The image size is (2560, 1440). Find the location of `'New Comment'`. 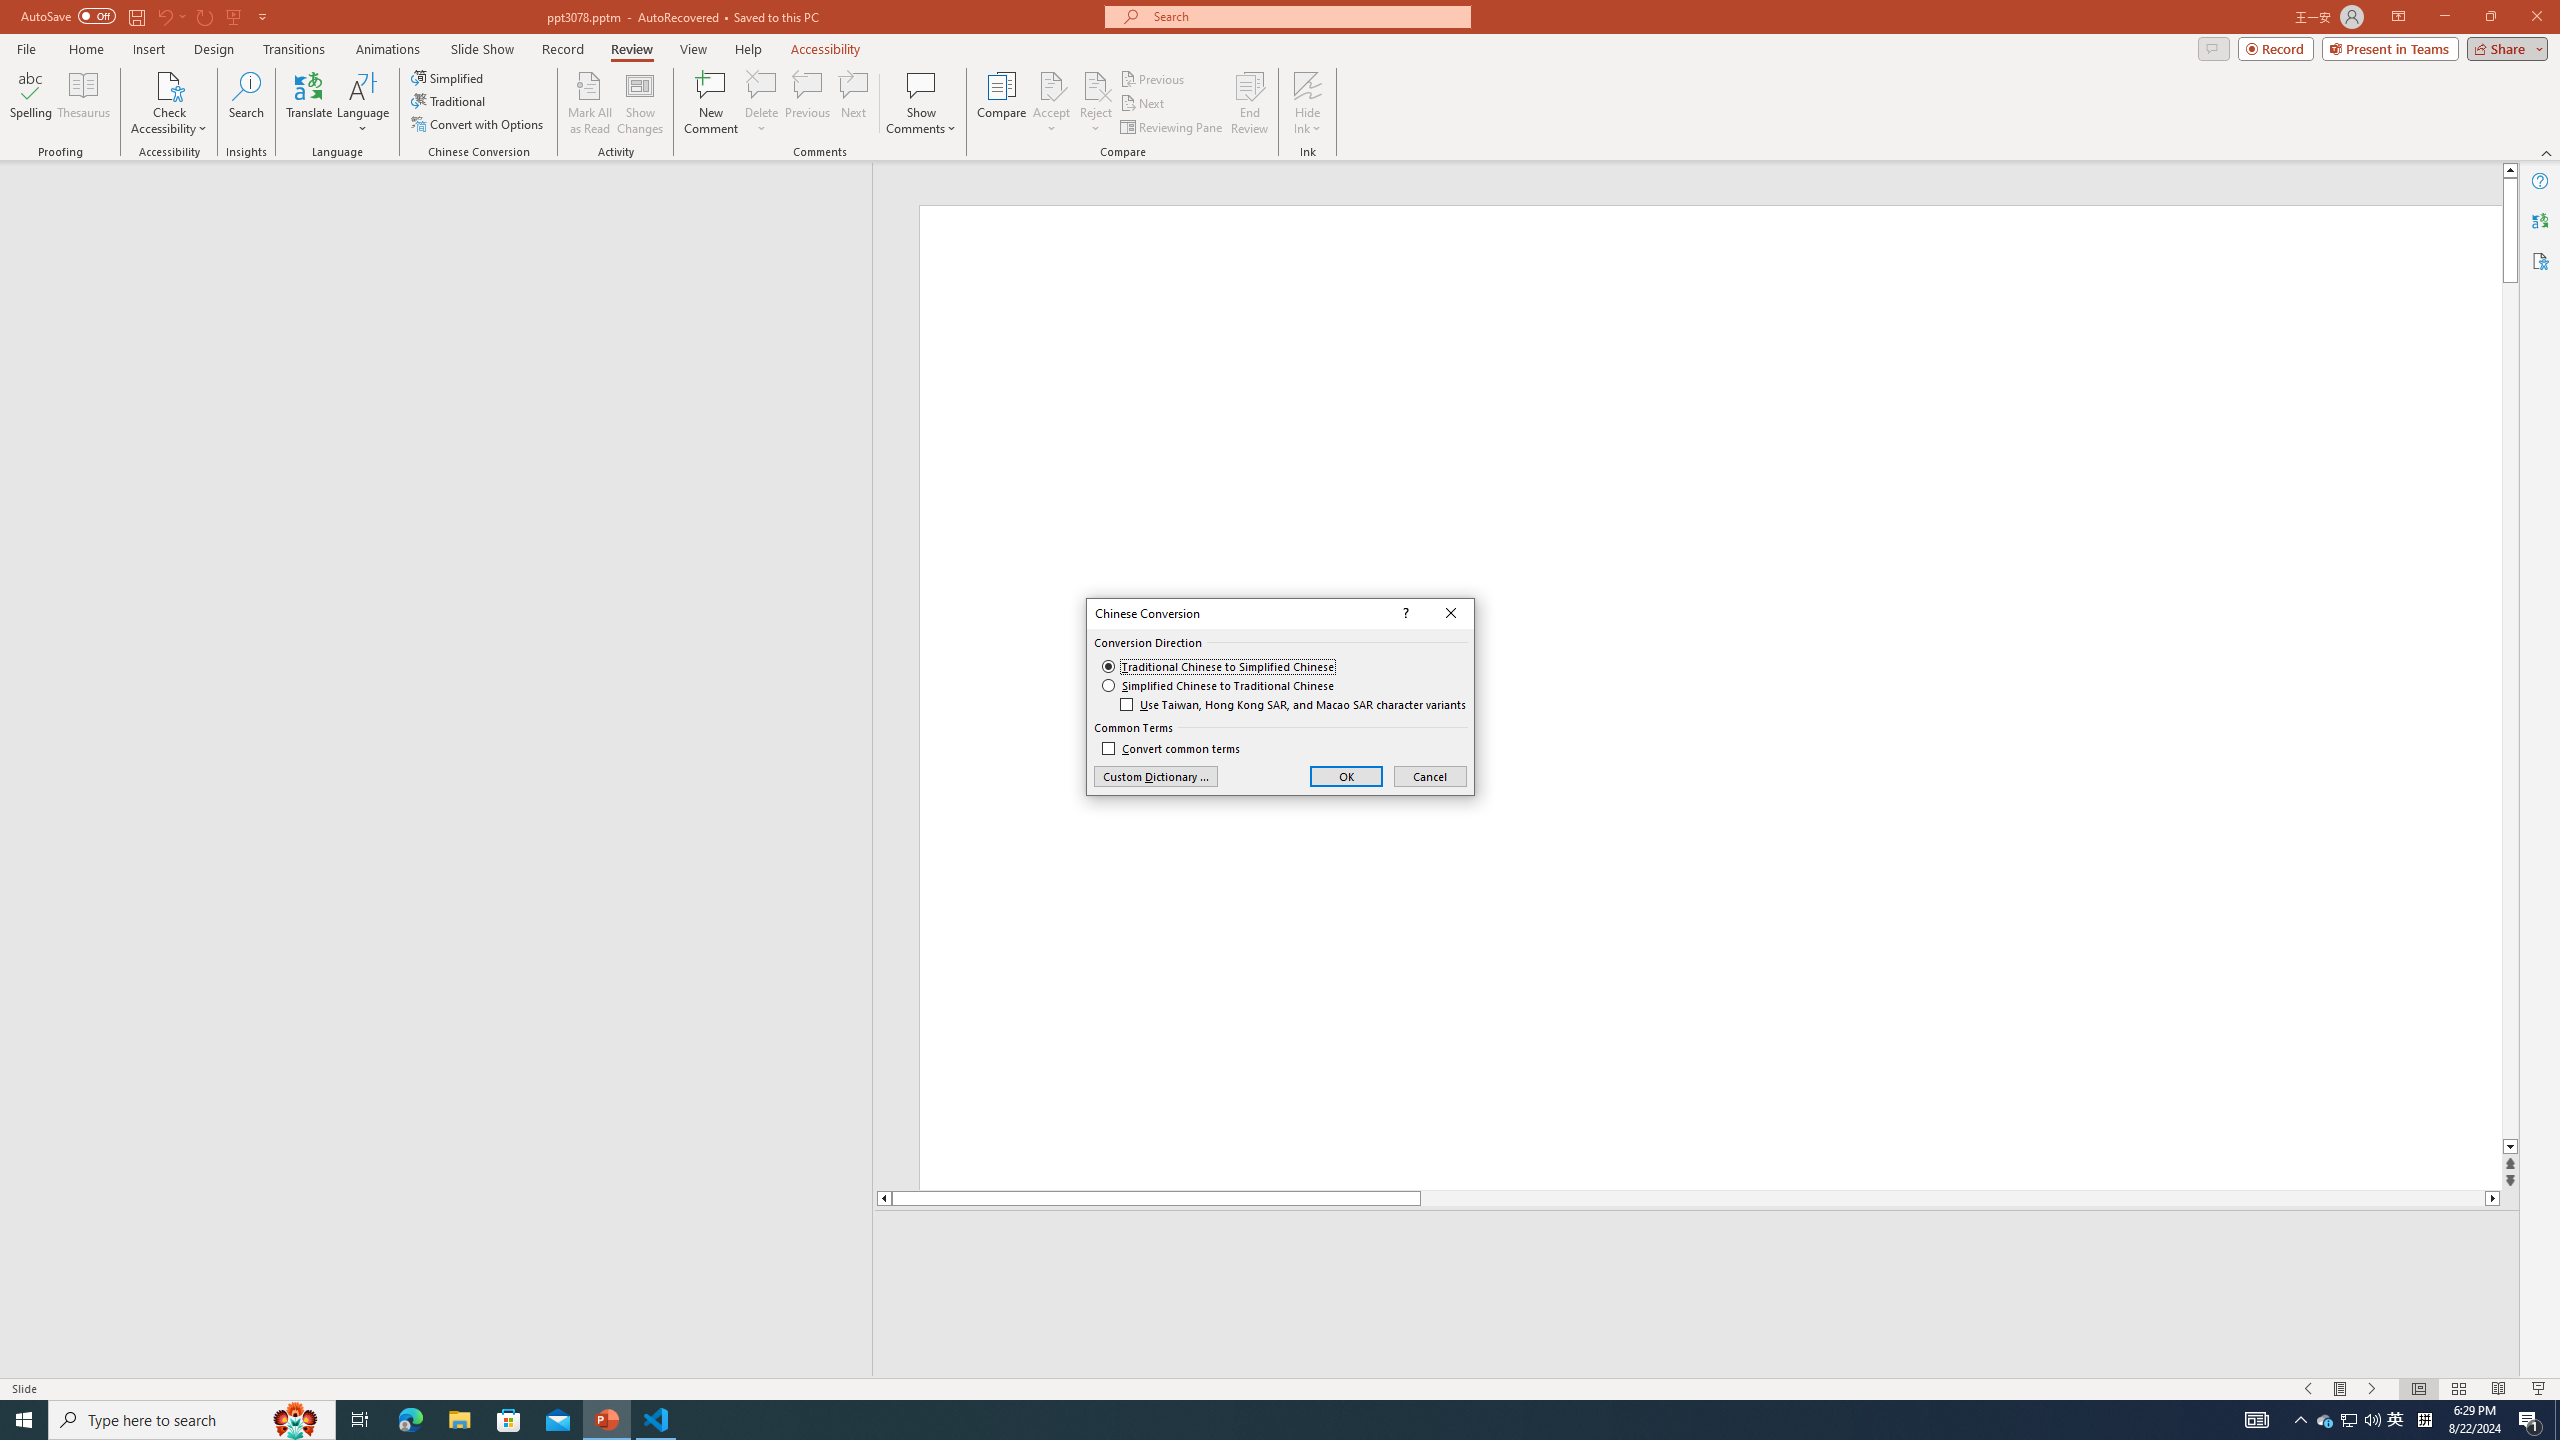

'New Comment' is located at coordinates (709, 103).